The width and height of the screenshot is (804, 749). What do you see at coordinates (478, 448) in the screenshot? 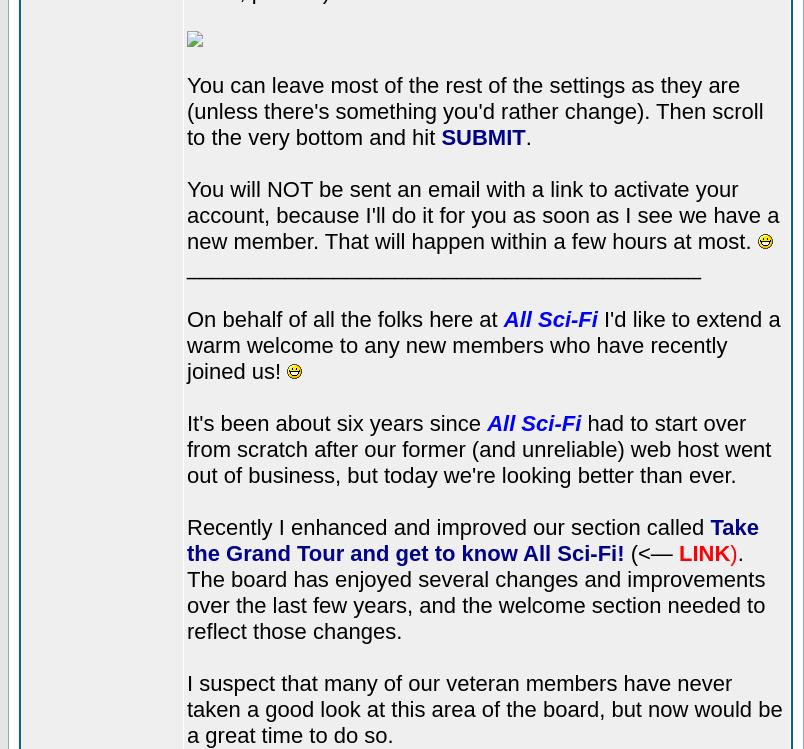
I see `'had to start over from scratch after our former (and unreliable) web host went out of business, but today we're looking better than ever.'` at bounding box center [478, 448].